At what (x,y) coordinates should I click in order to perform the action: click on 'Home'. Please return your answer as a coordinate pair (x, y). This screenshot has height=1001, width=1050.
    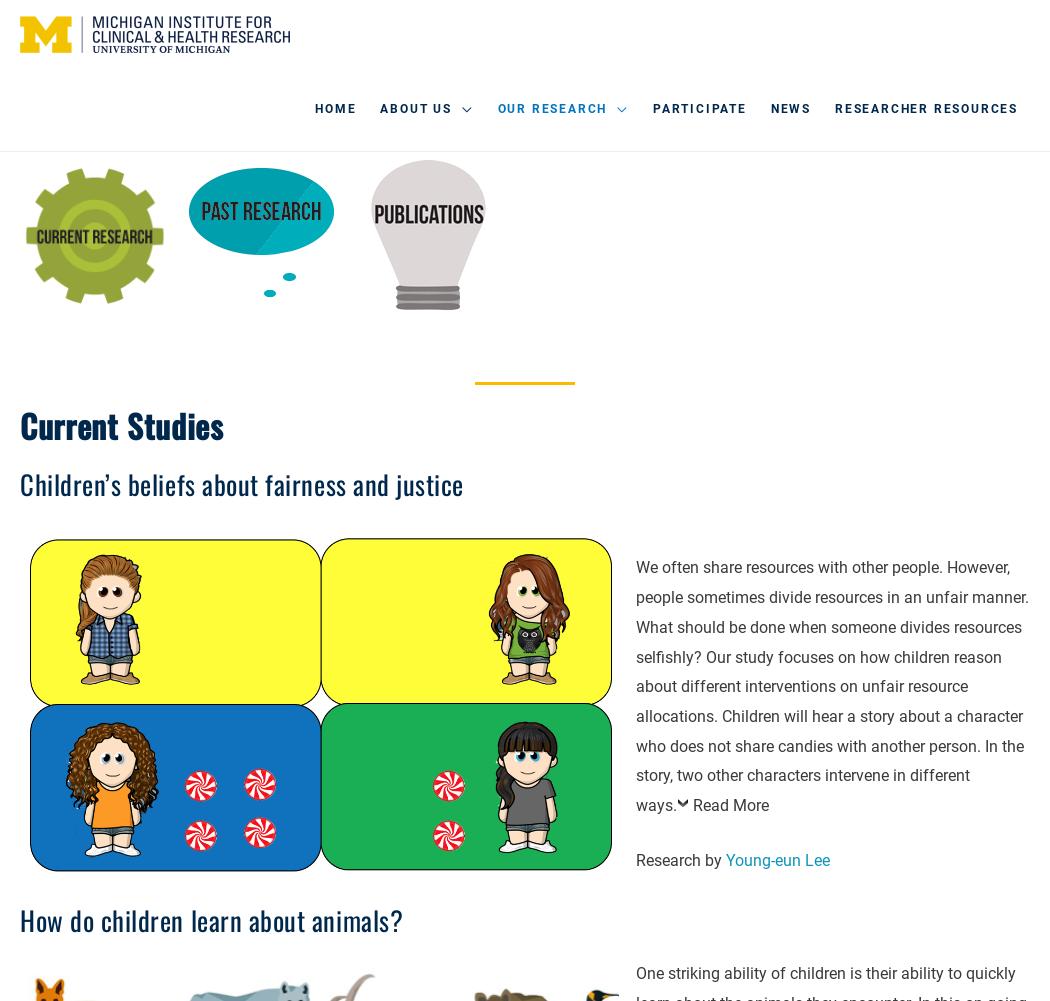
    Looking at the image, I should click on (335, 108).